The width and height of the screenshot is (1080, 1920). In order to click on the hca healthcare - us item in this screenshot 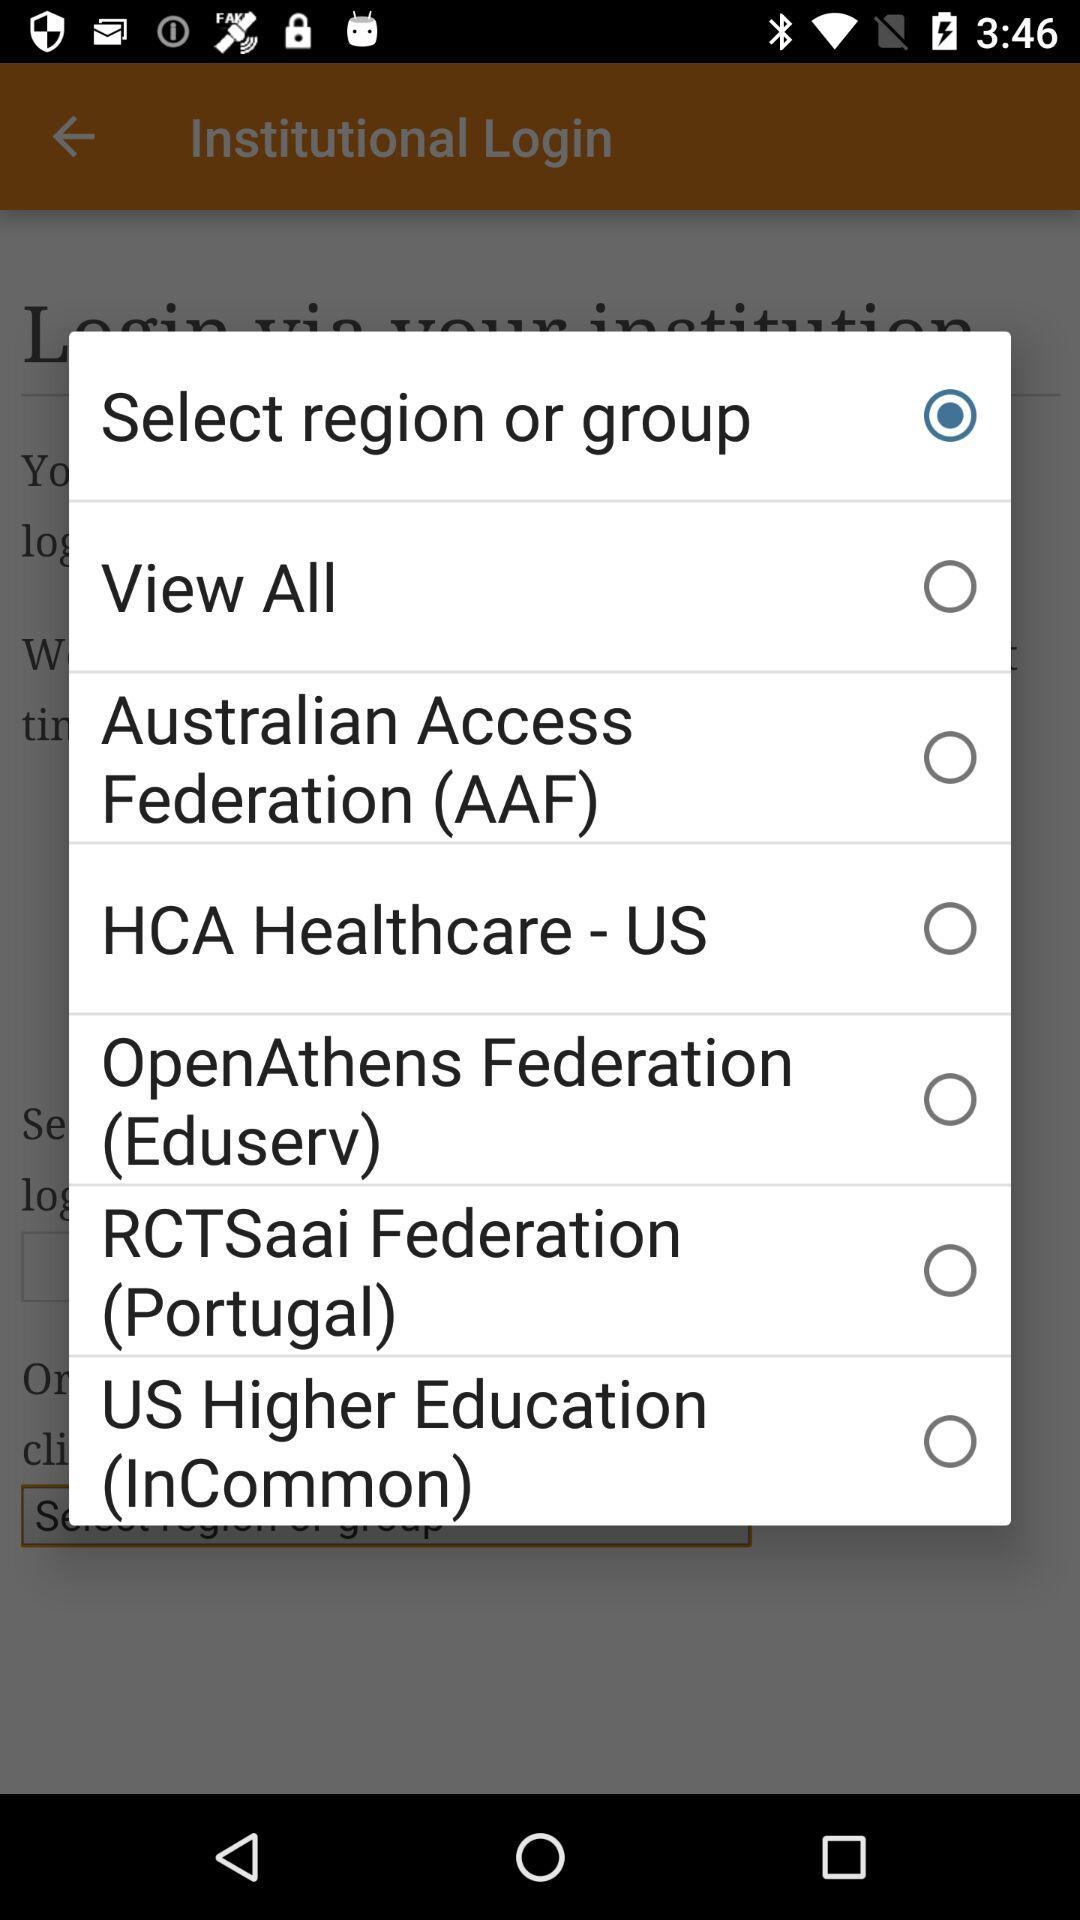, I will do `click(540, 927)`.